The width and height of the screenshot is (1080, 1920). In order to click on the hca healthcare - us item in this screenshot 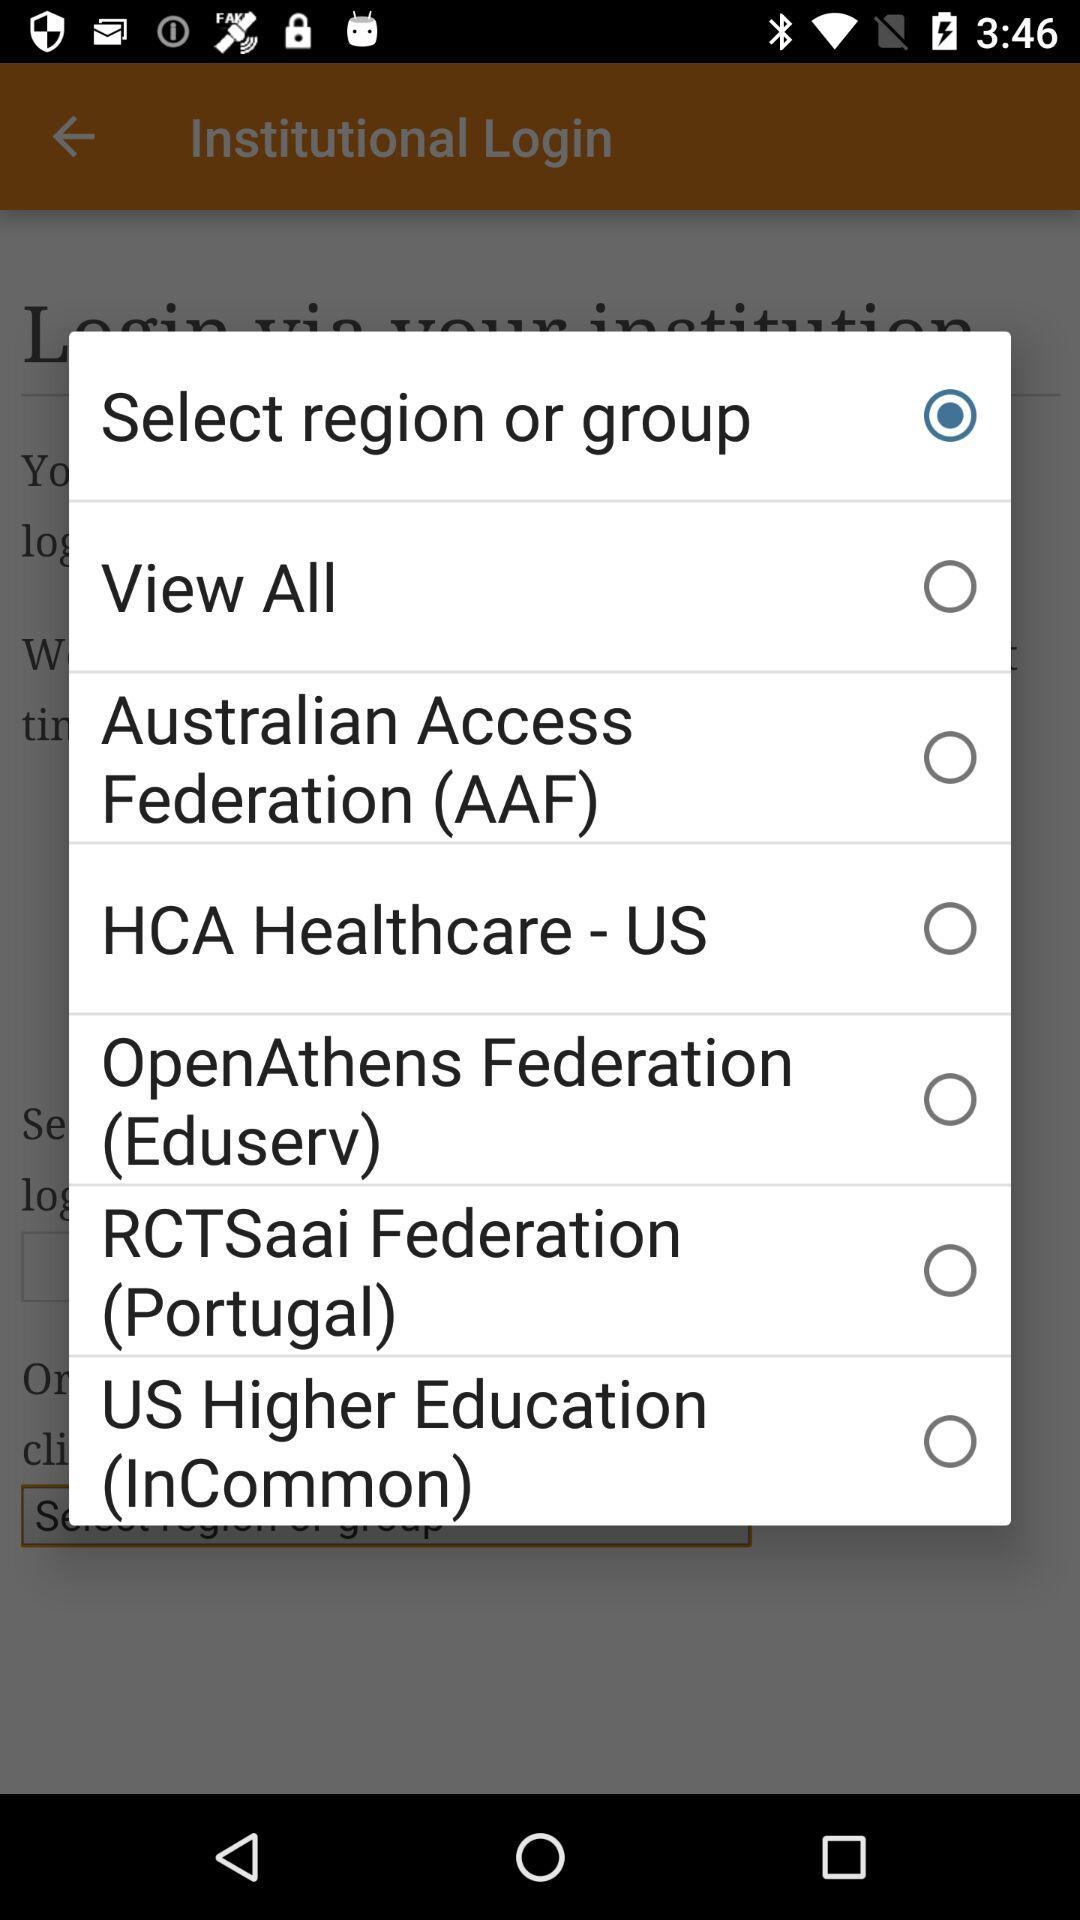, I will do `click(540, 927)`.